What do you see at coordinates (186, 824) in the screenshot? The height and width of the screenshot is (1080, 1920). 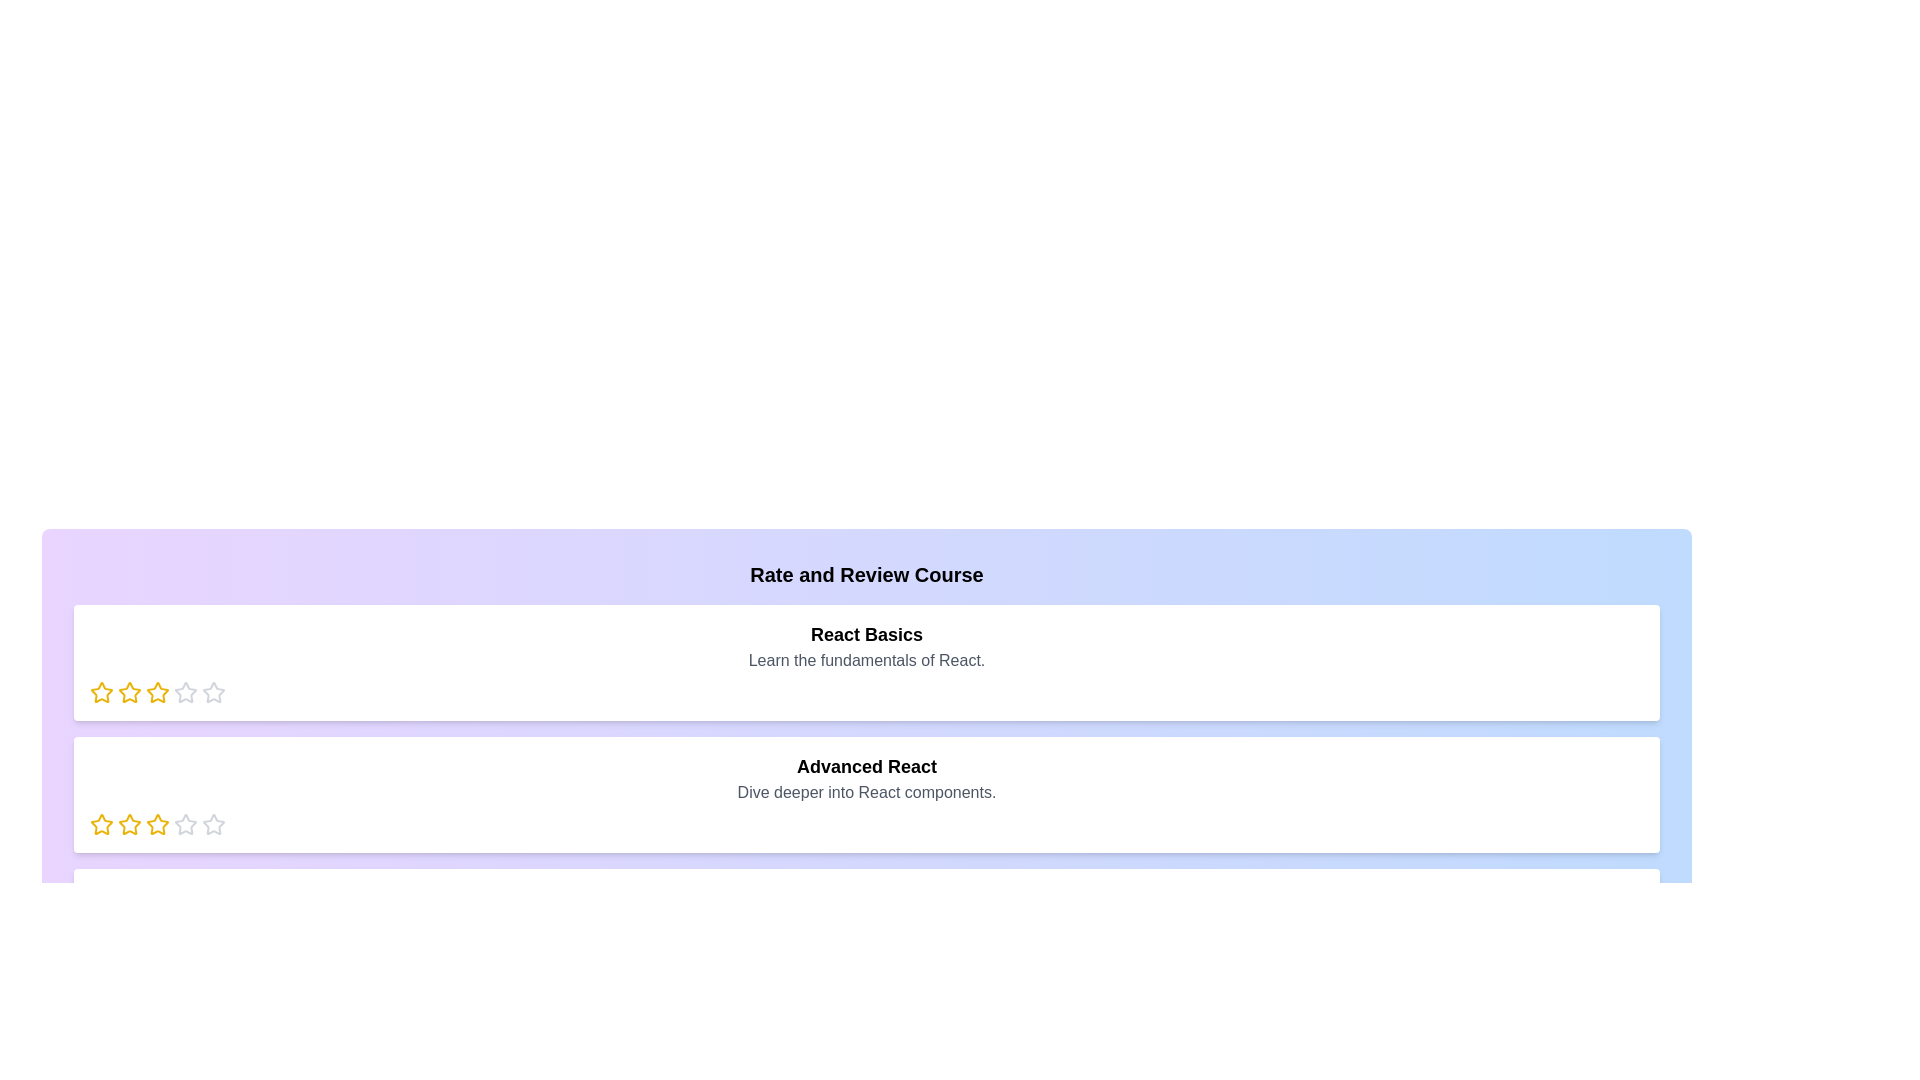 I see `the second star-shaped rating button in the five-star rating interface for the course 'Advanced React'` at bounding box center [186, 824].